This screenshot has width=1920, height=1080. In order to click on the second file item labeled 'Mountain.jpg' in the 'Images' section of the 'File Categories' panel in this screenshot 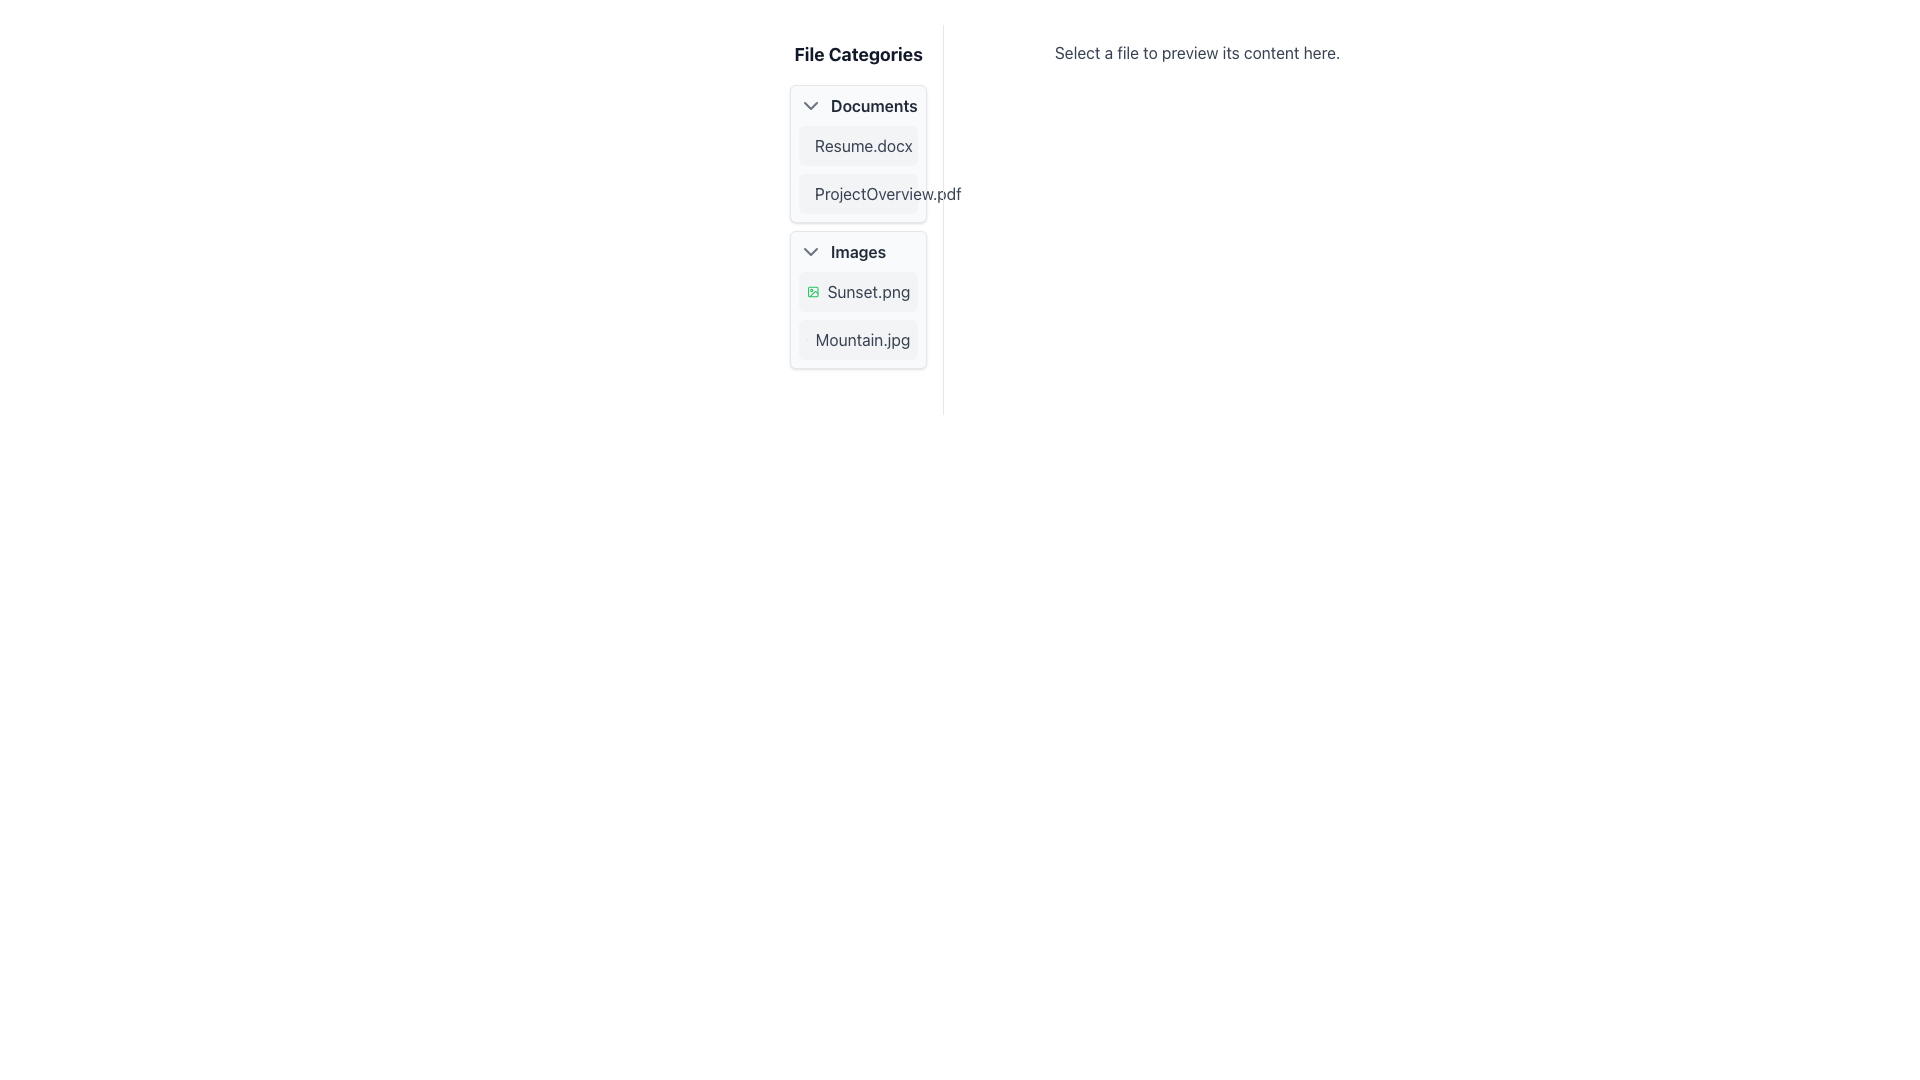, I will do `click(858, 338)`.